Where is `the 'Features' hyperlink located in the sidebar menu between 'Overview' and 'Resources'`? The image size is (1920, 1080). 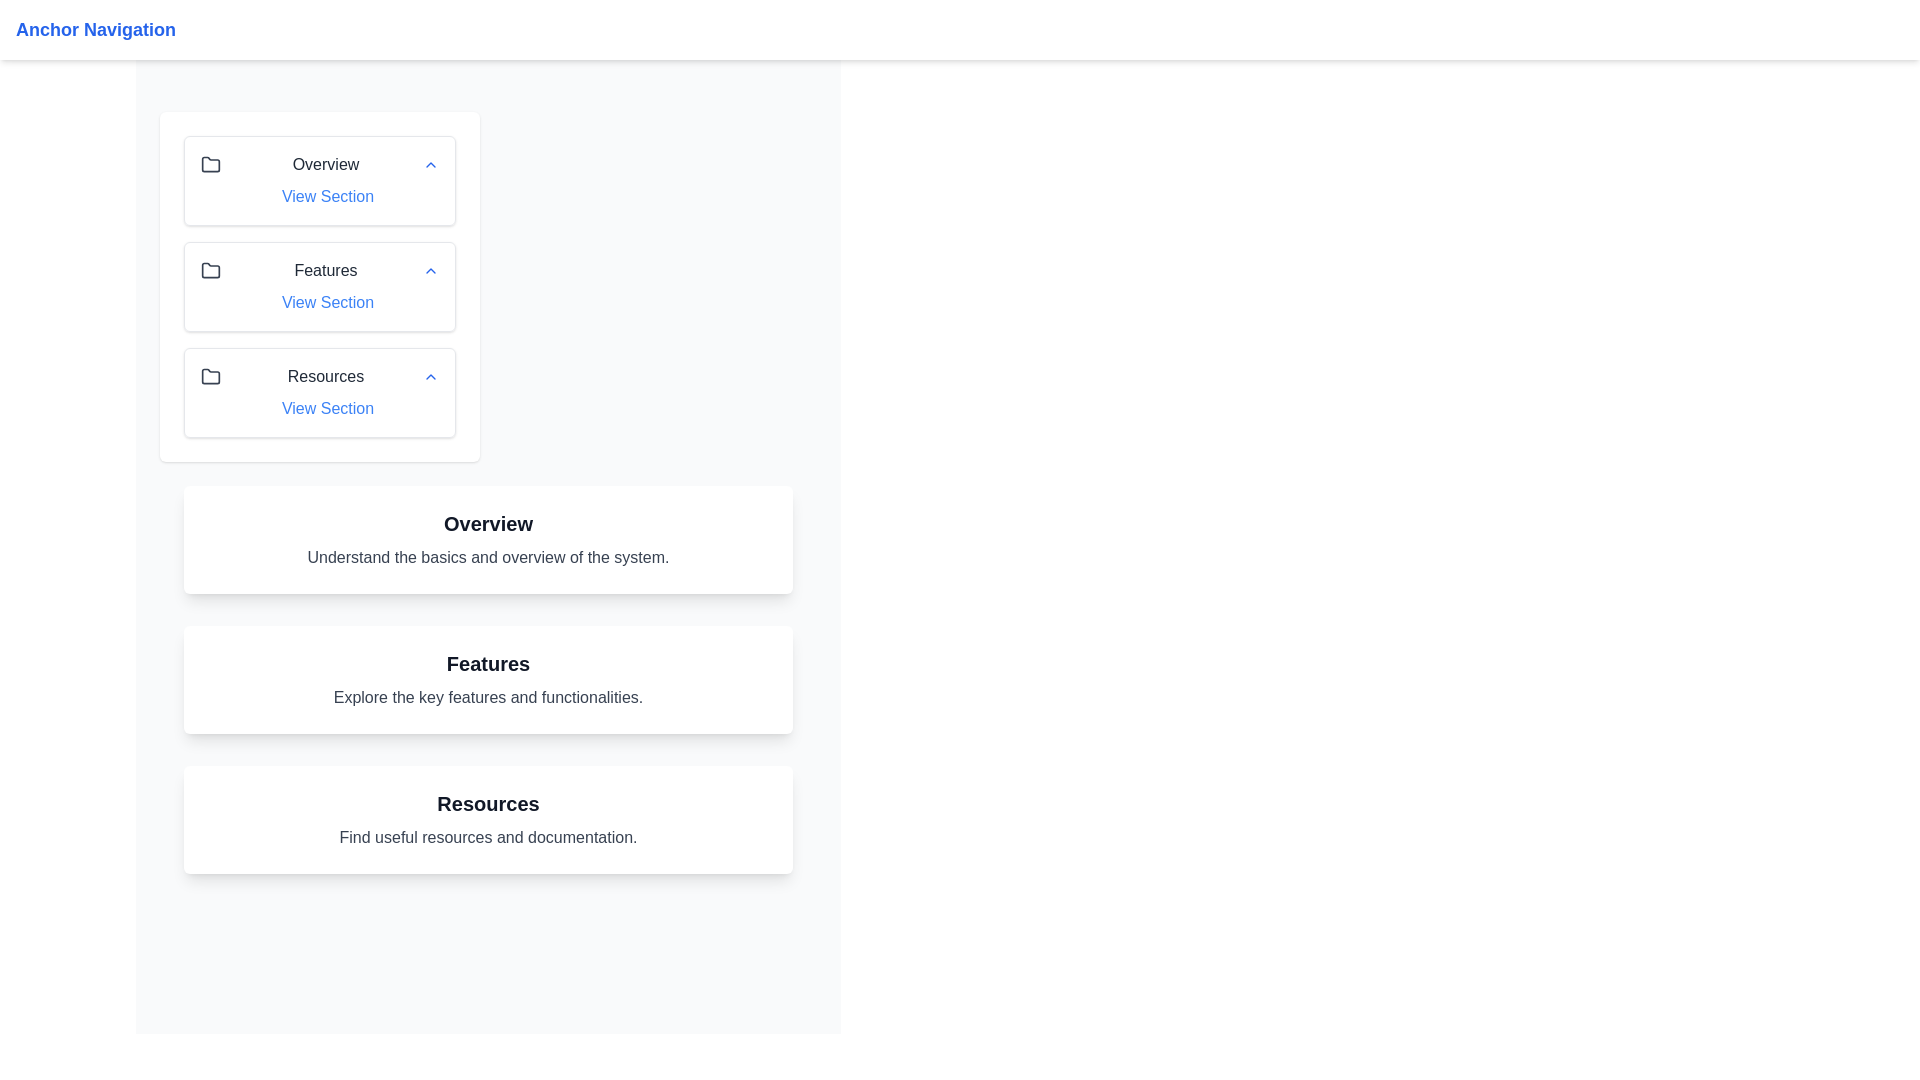 the 'Features' hyperlink located in the sidebar menu between 'Overview' and 'Resources' is located at coordinates (327, 303).